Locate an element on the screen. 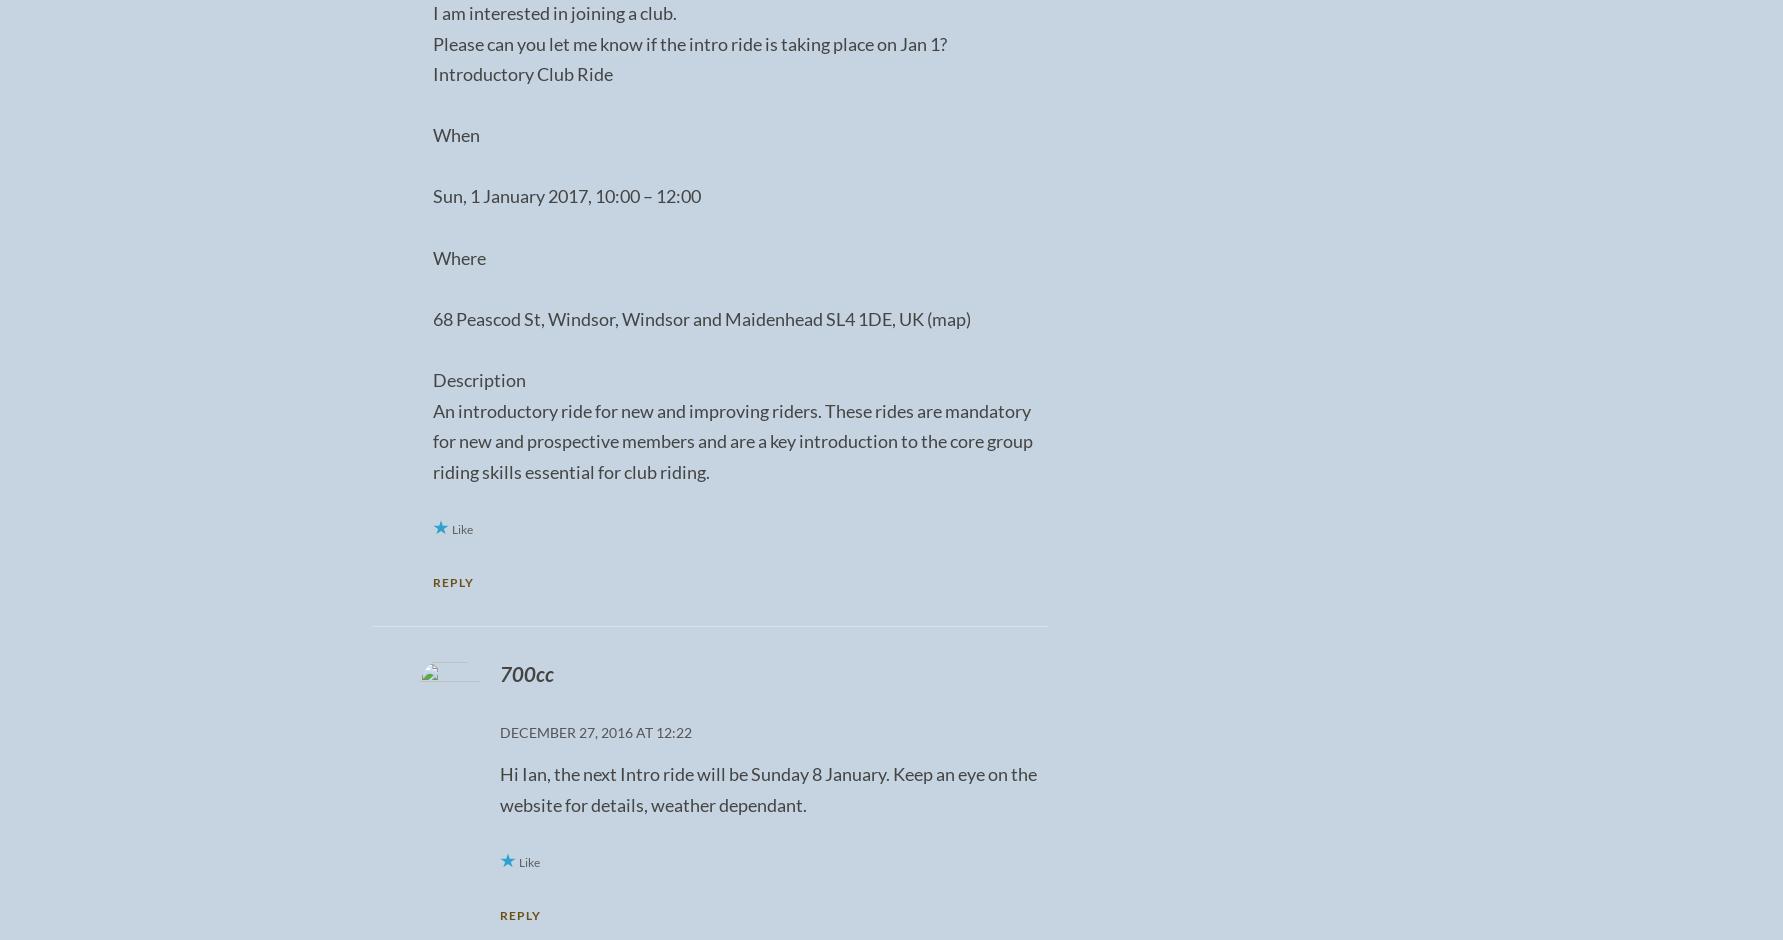 Image resolution: width=1783 pixels, height=940 pixels. 'Sun, 1 January 2017, 10:00 – 12:00' is located at coordinates (564, 195).